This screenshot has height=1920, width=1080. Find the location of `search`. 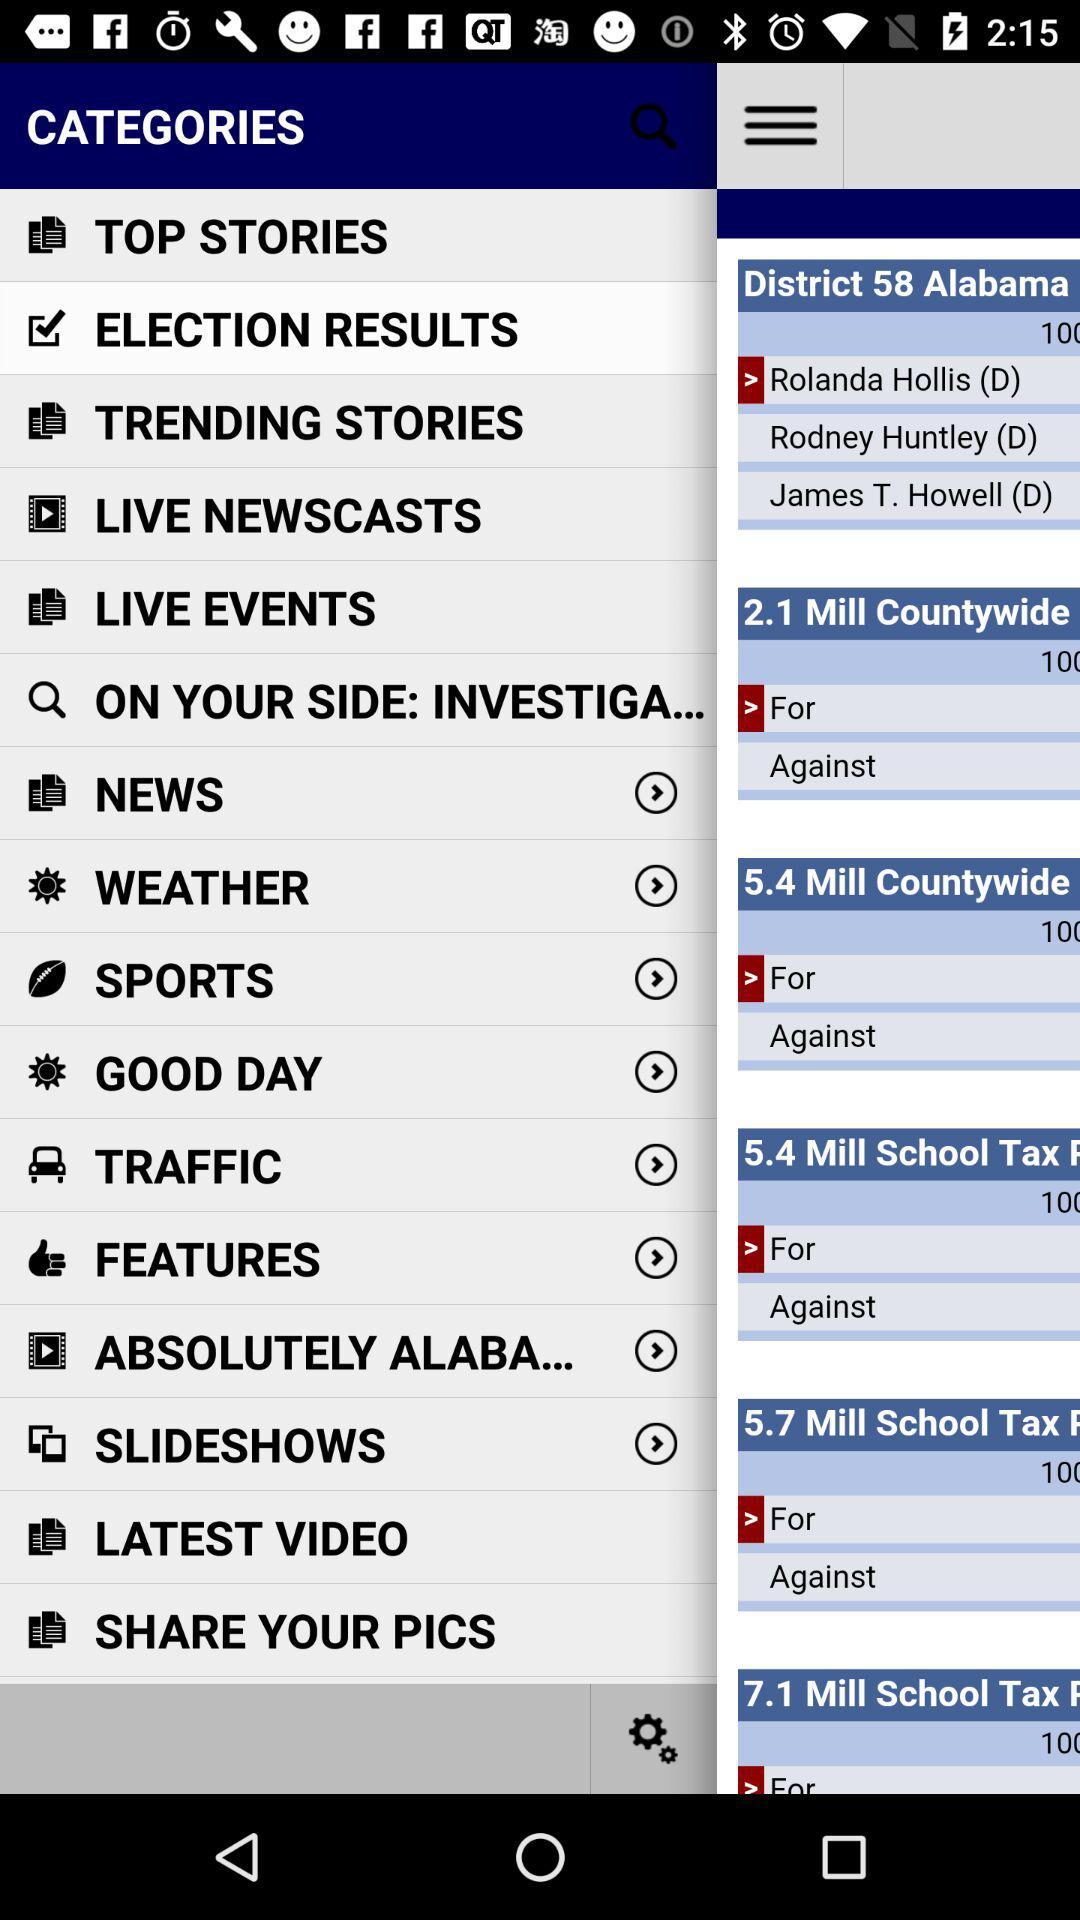

search is located at coordinates (654, 124).